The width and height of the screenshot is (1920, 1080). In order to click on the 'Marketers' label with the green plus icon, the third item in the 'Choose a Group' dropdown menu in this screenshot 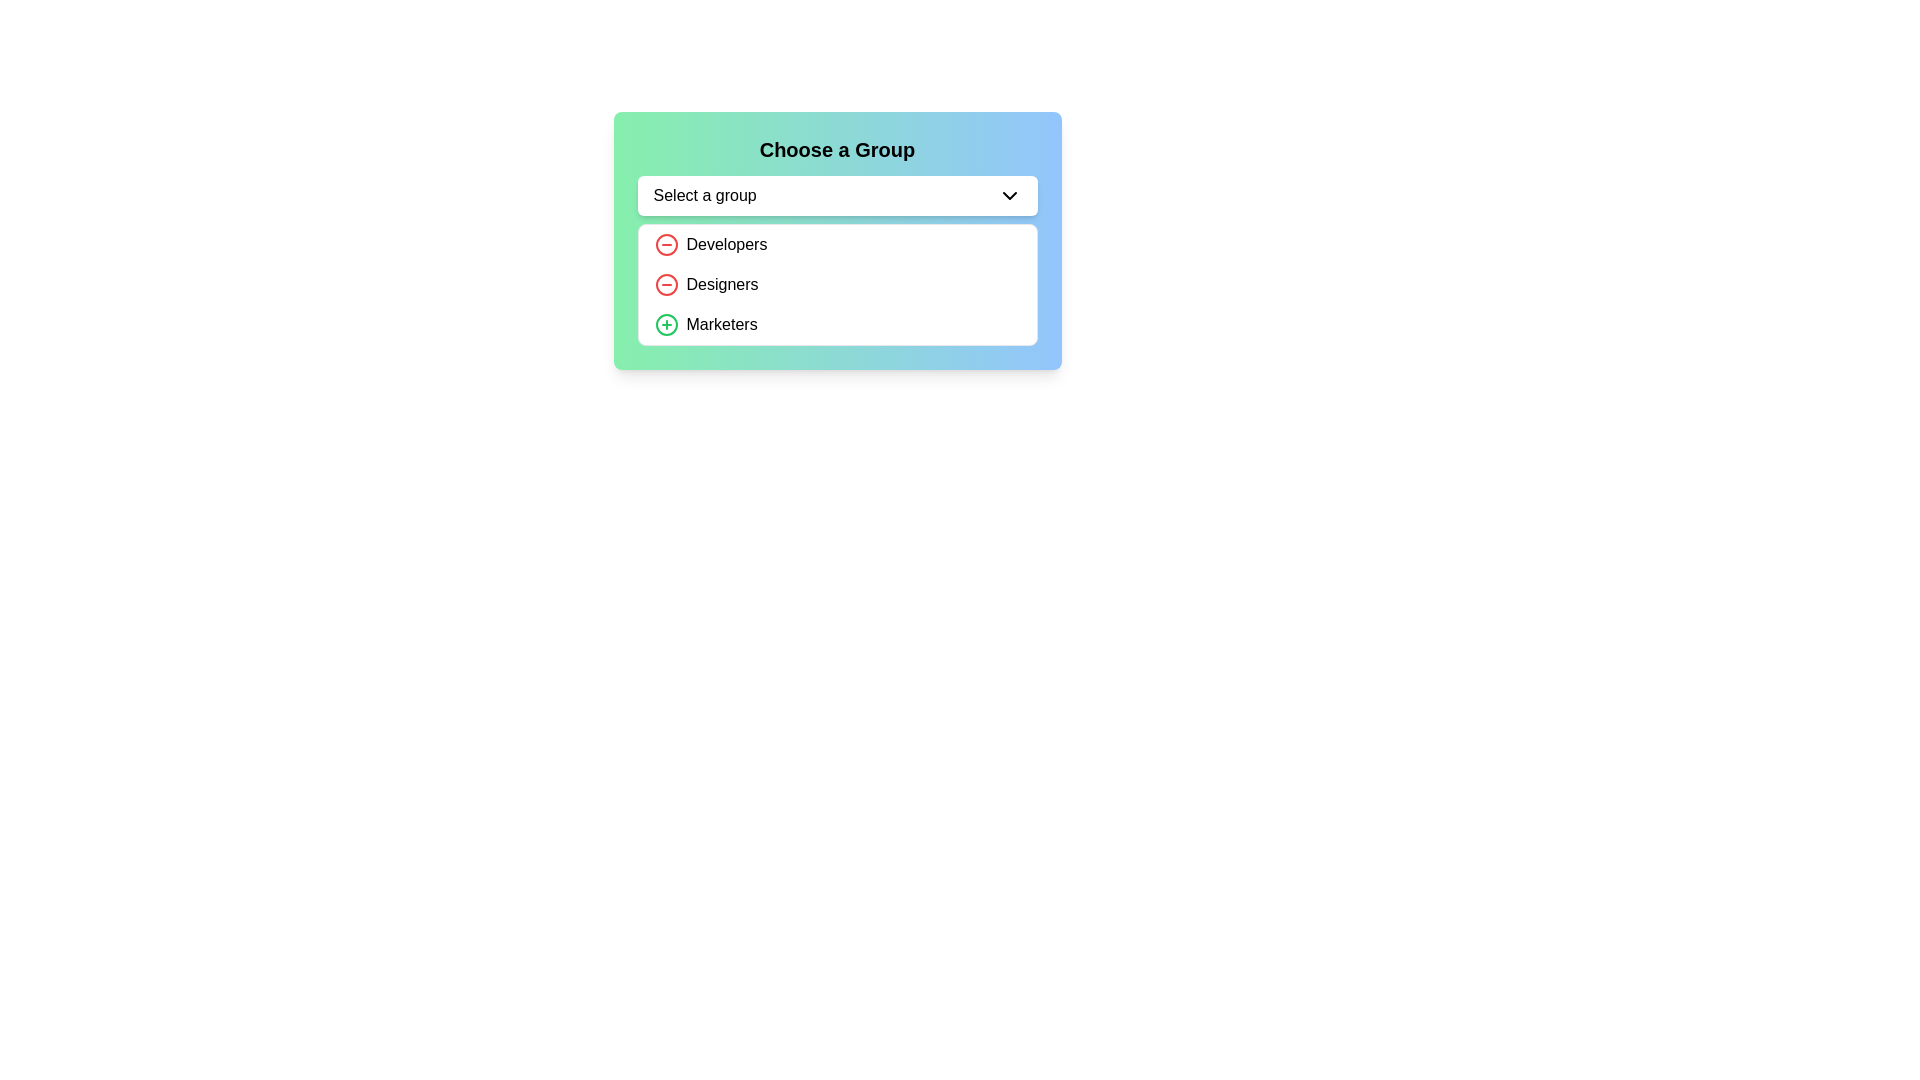, I will do `click(705, 323)`.